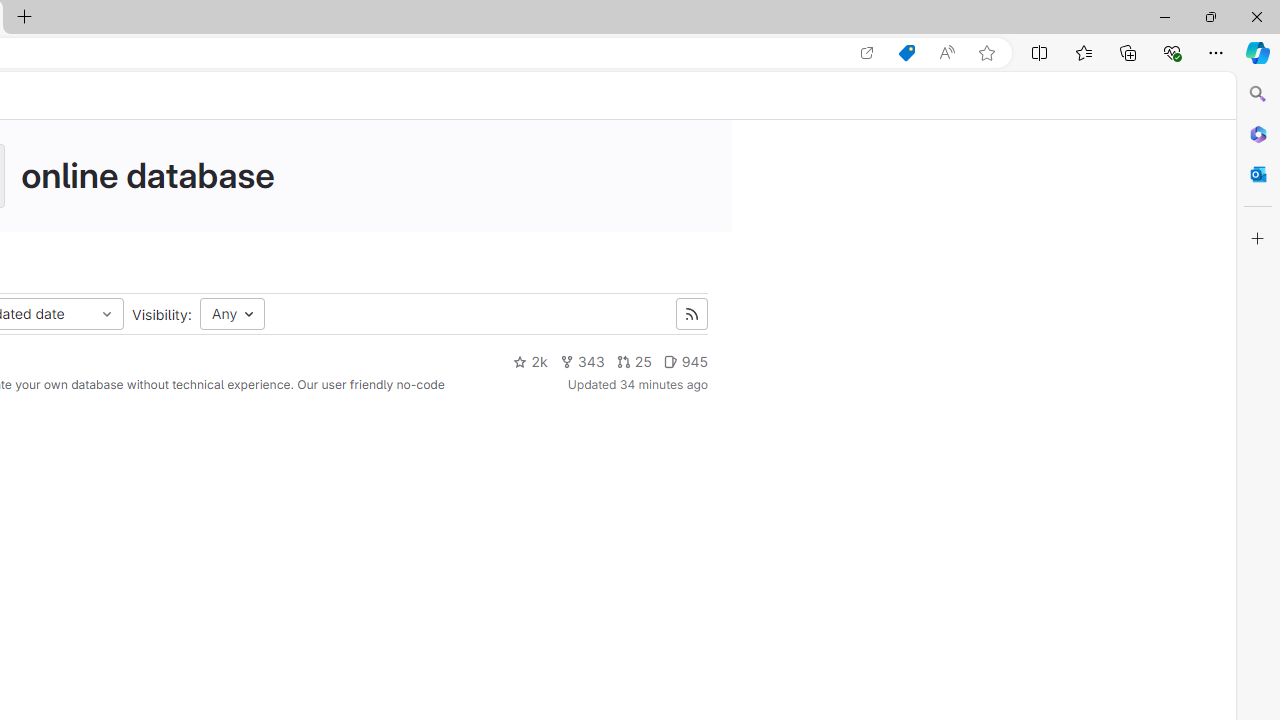 This screenshot has height=720, width=1280. Describe the element at coordinates (1257, 173) in the screenshot. I see `'Close Outlook pane'` at that location.